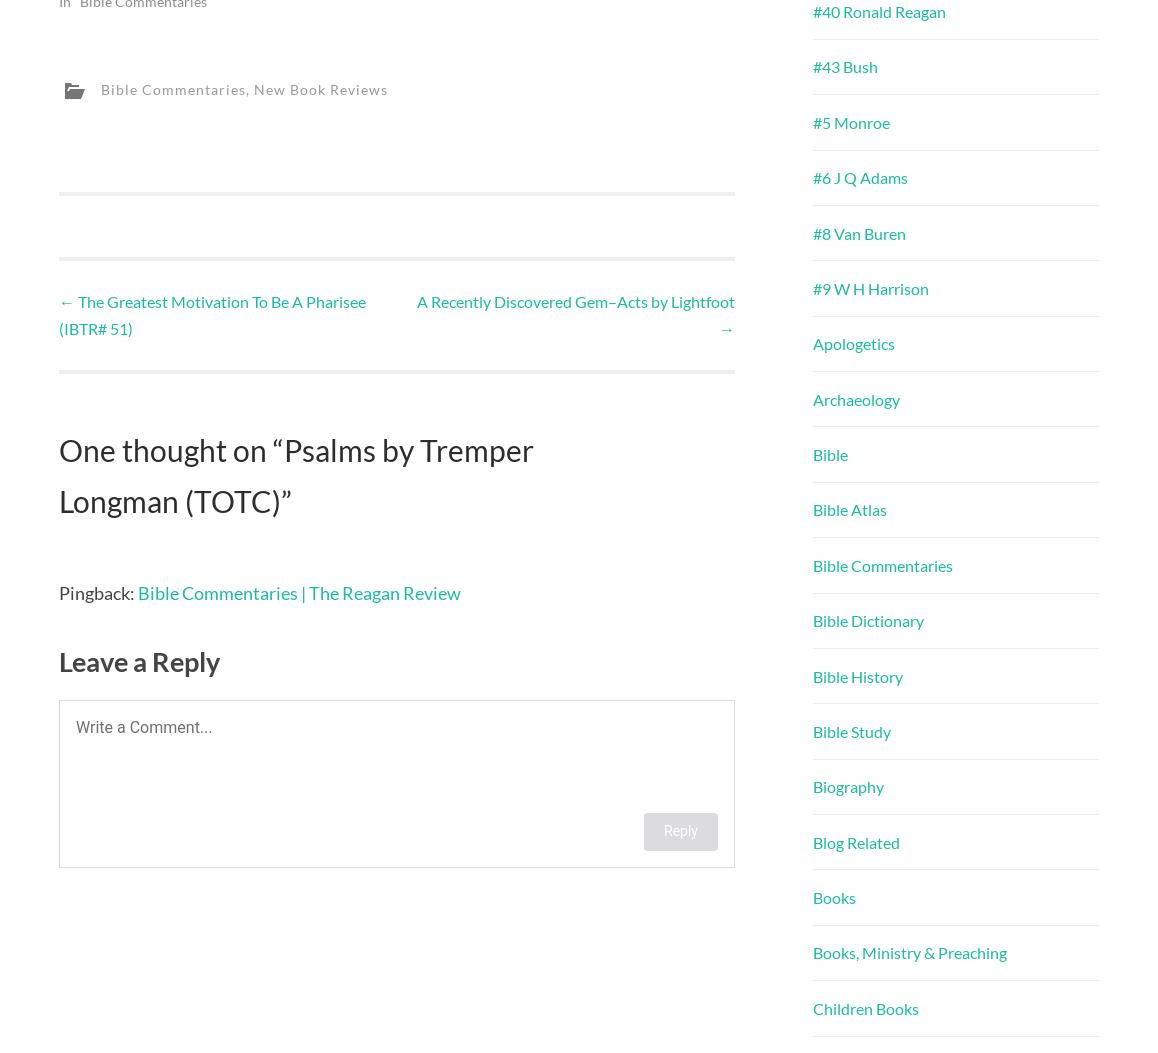  Describe the element at coordinates (681, 828) in the screenshot. I see `'Reply'` at that location.